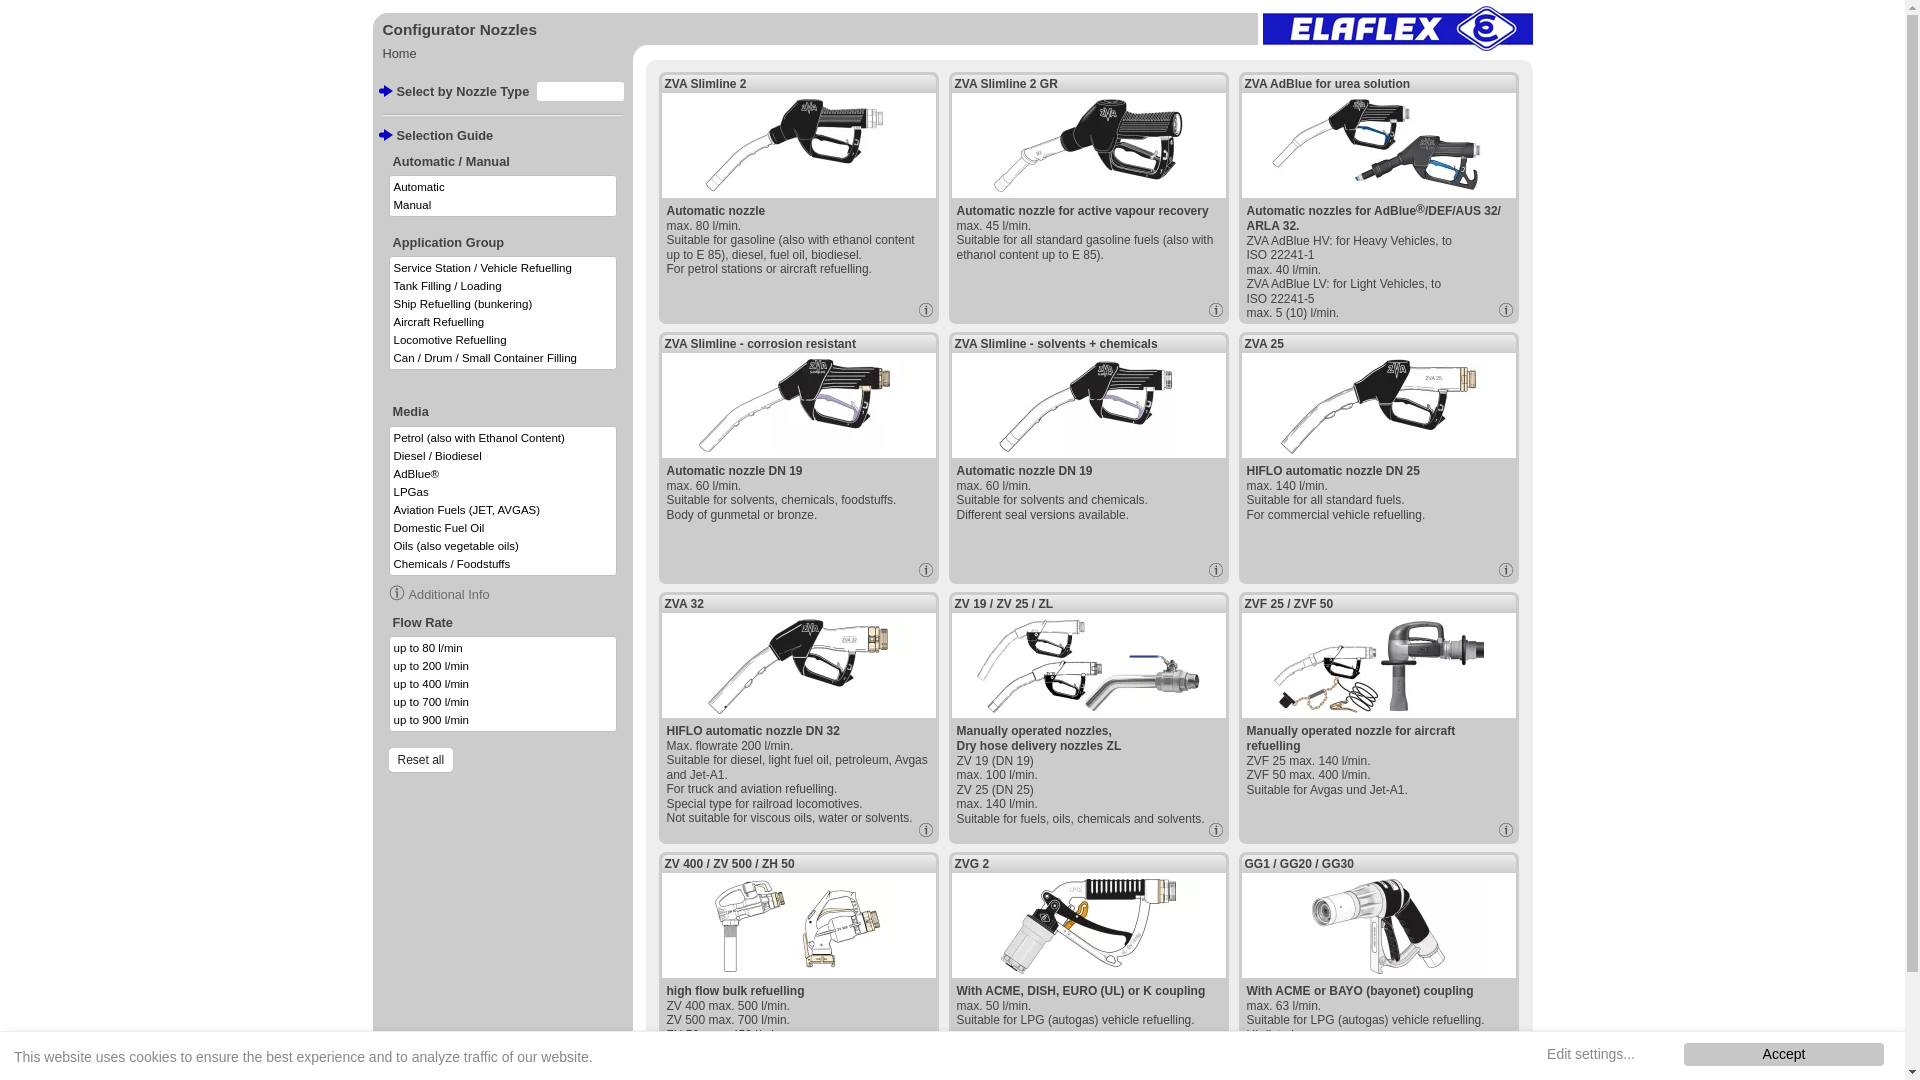  I want to click on 'Automatic', so click(503, 186).